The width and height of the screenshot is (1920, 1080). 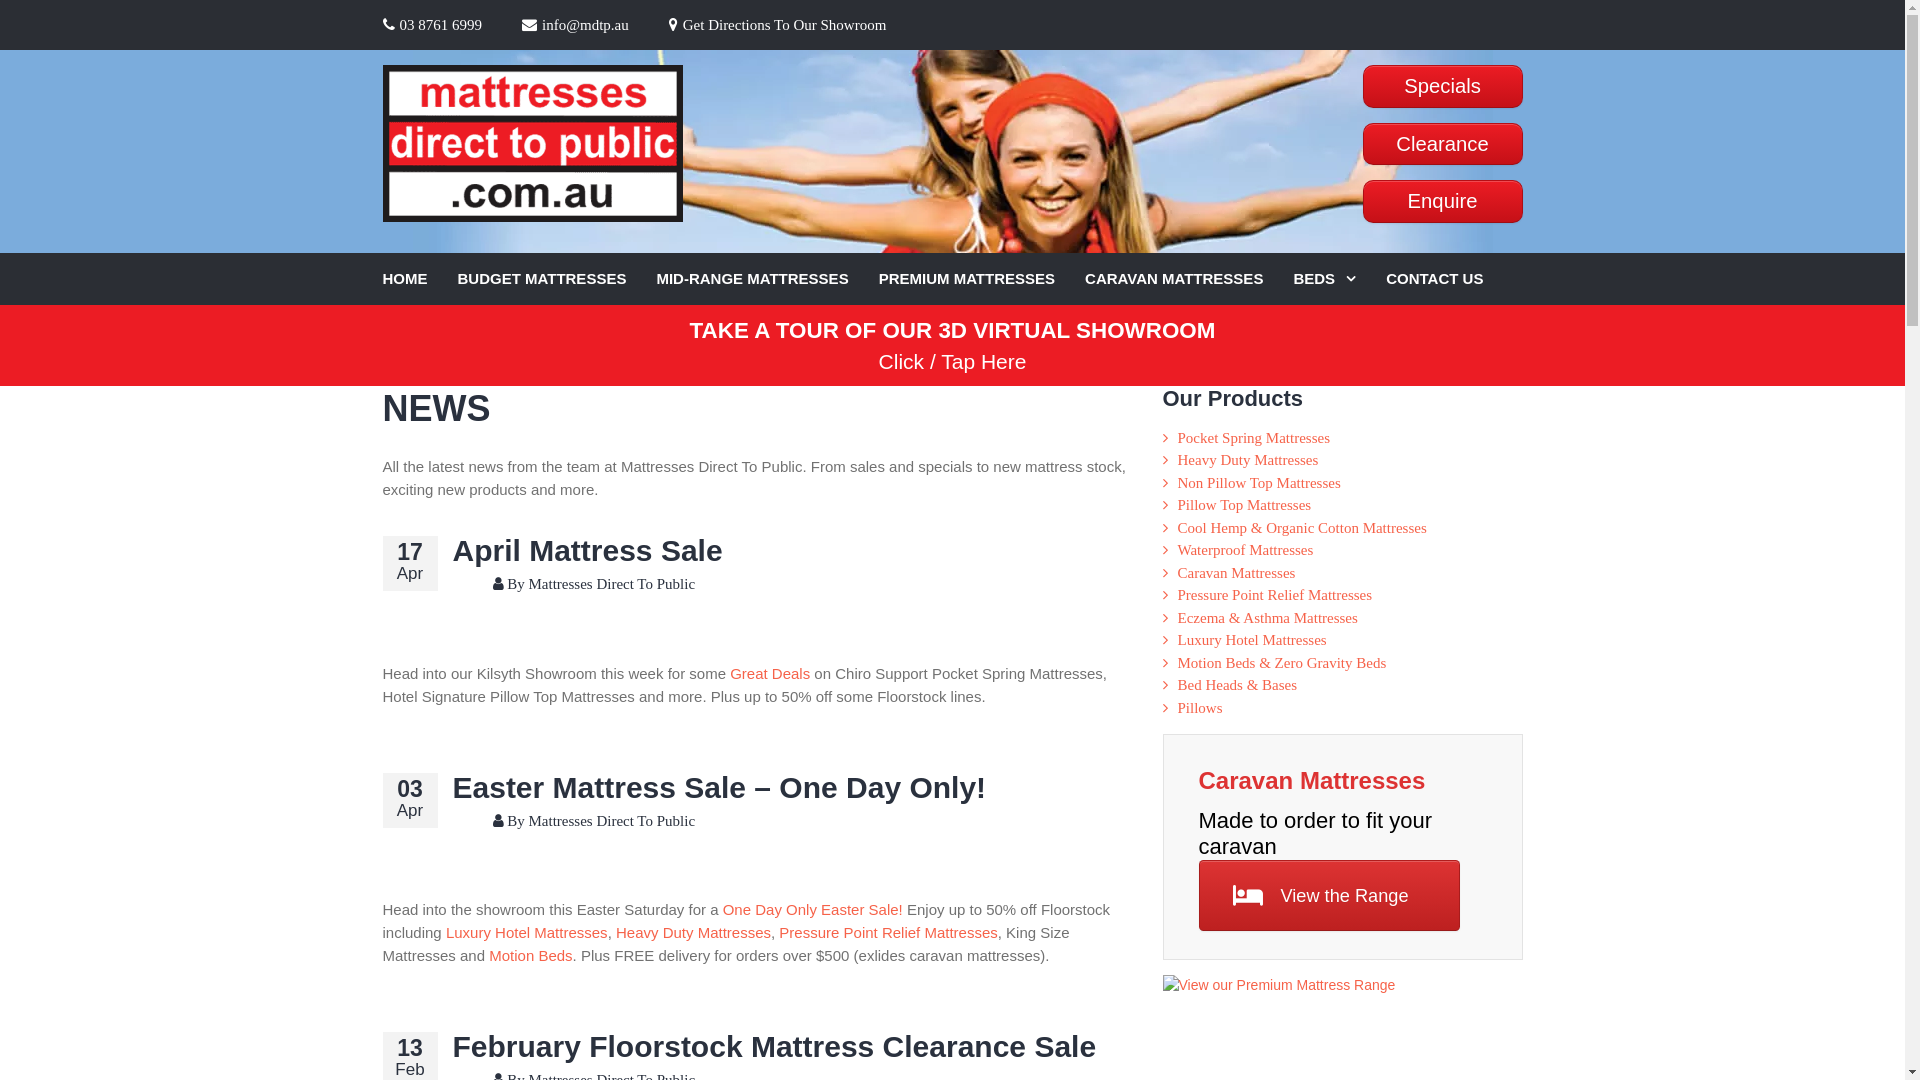 I want to click on 'MID-RANGE MATTRESSES', so click(x=656, y=279).